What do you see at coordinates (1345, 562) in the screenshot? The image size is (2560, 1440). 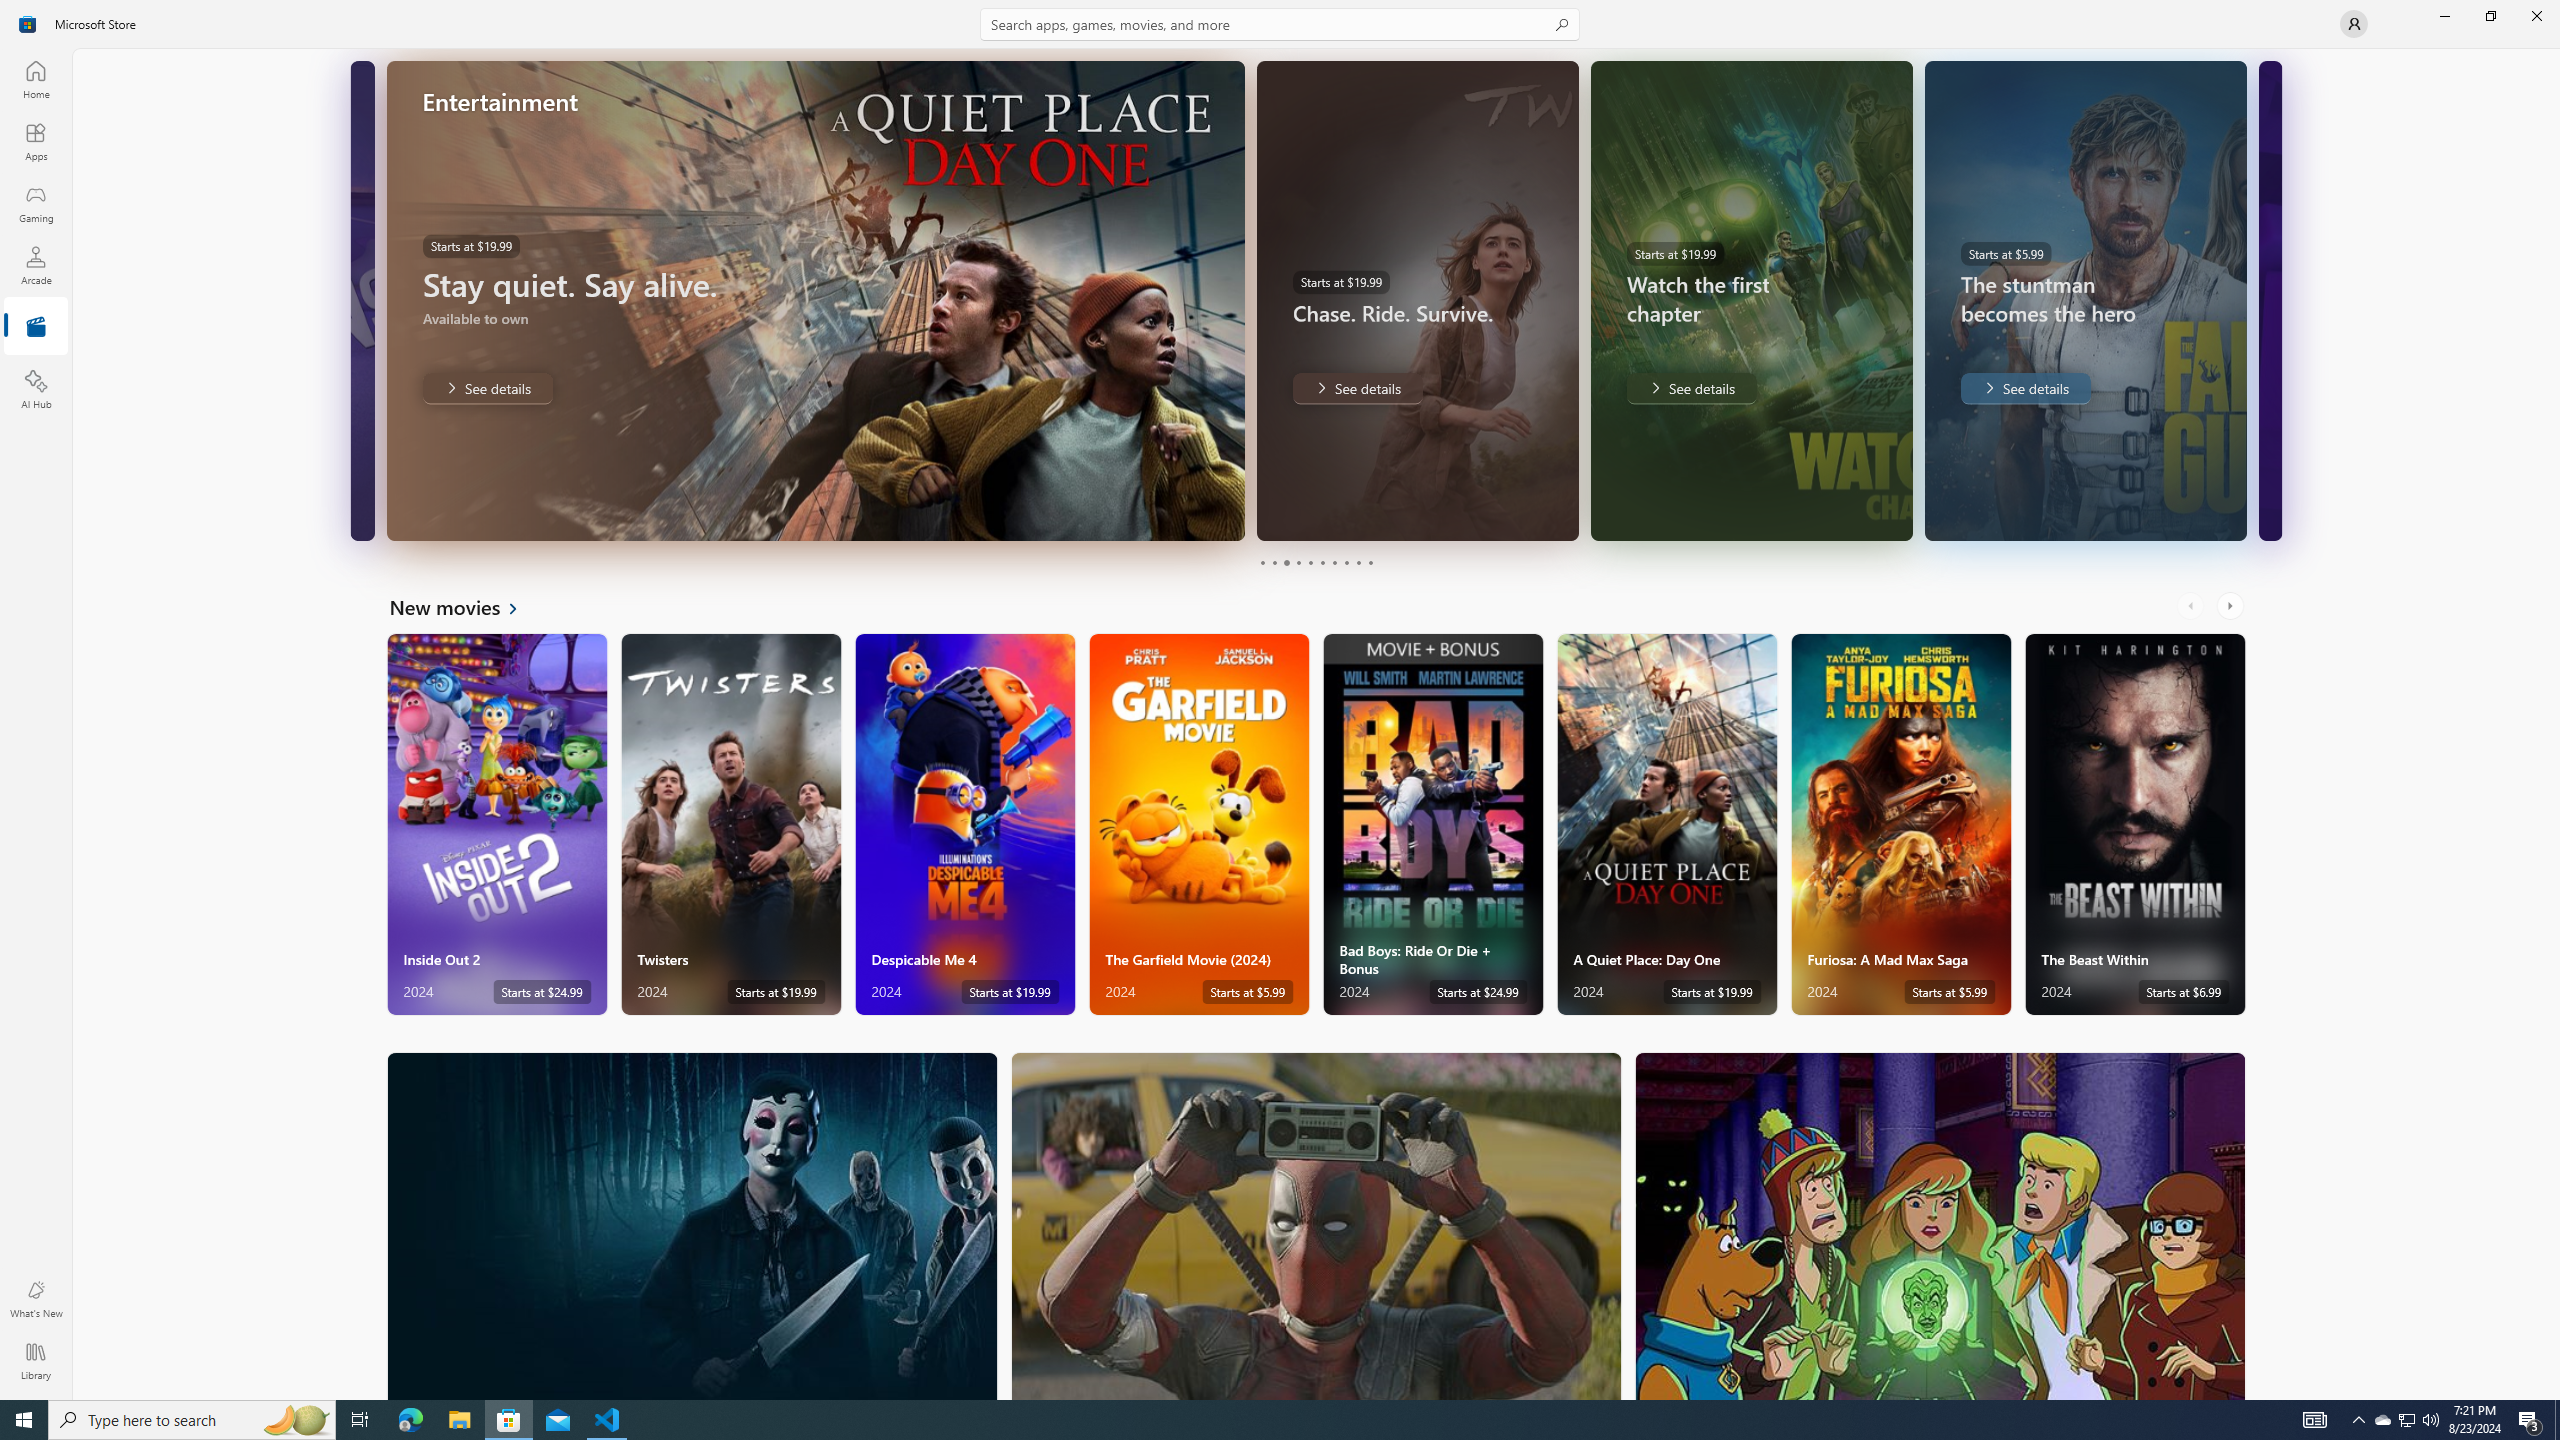 I see `'Page 8'` at bounding box center [1345, 562].